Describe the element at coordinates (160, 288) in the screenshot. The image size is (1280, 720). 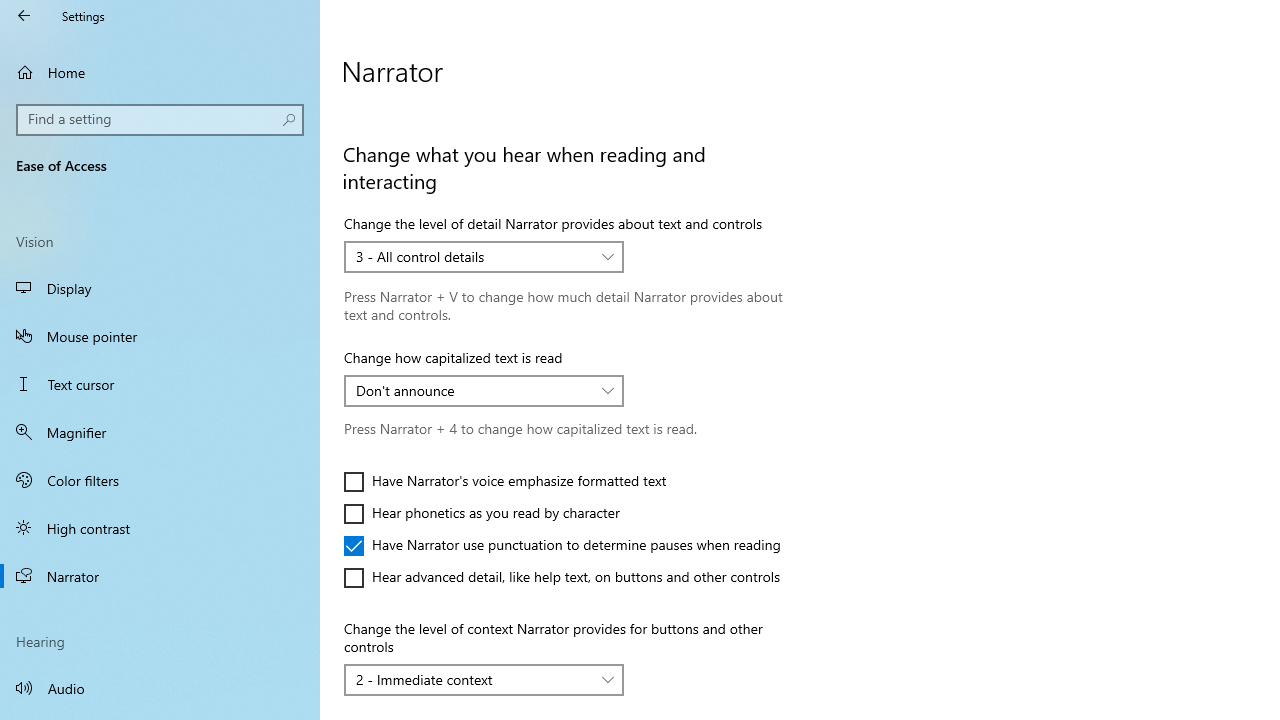
I see `'Display'` at that location.